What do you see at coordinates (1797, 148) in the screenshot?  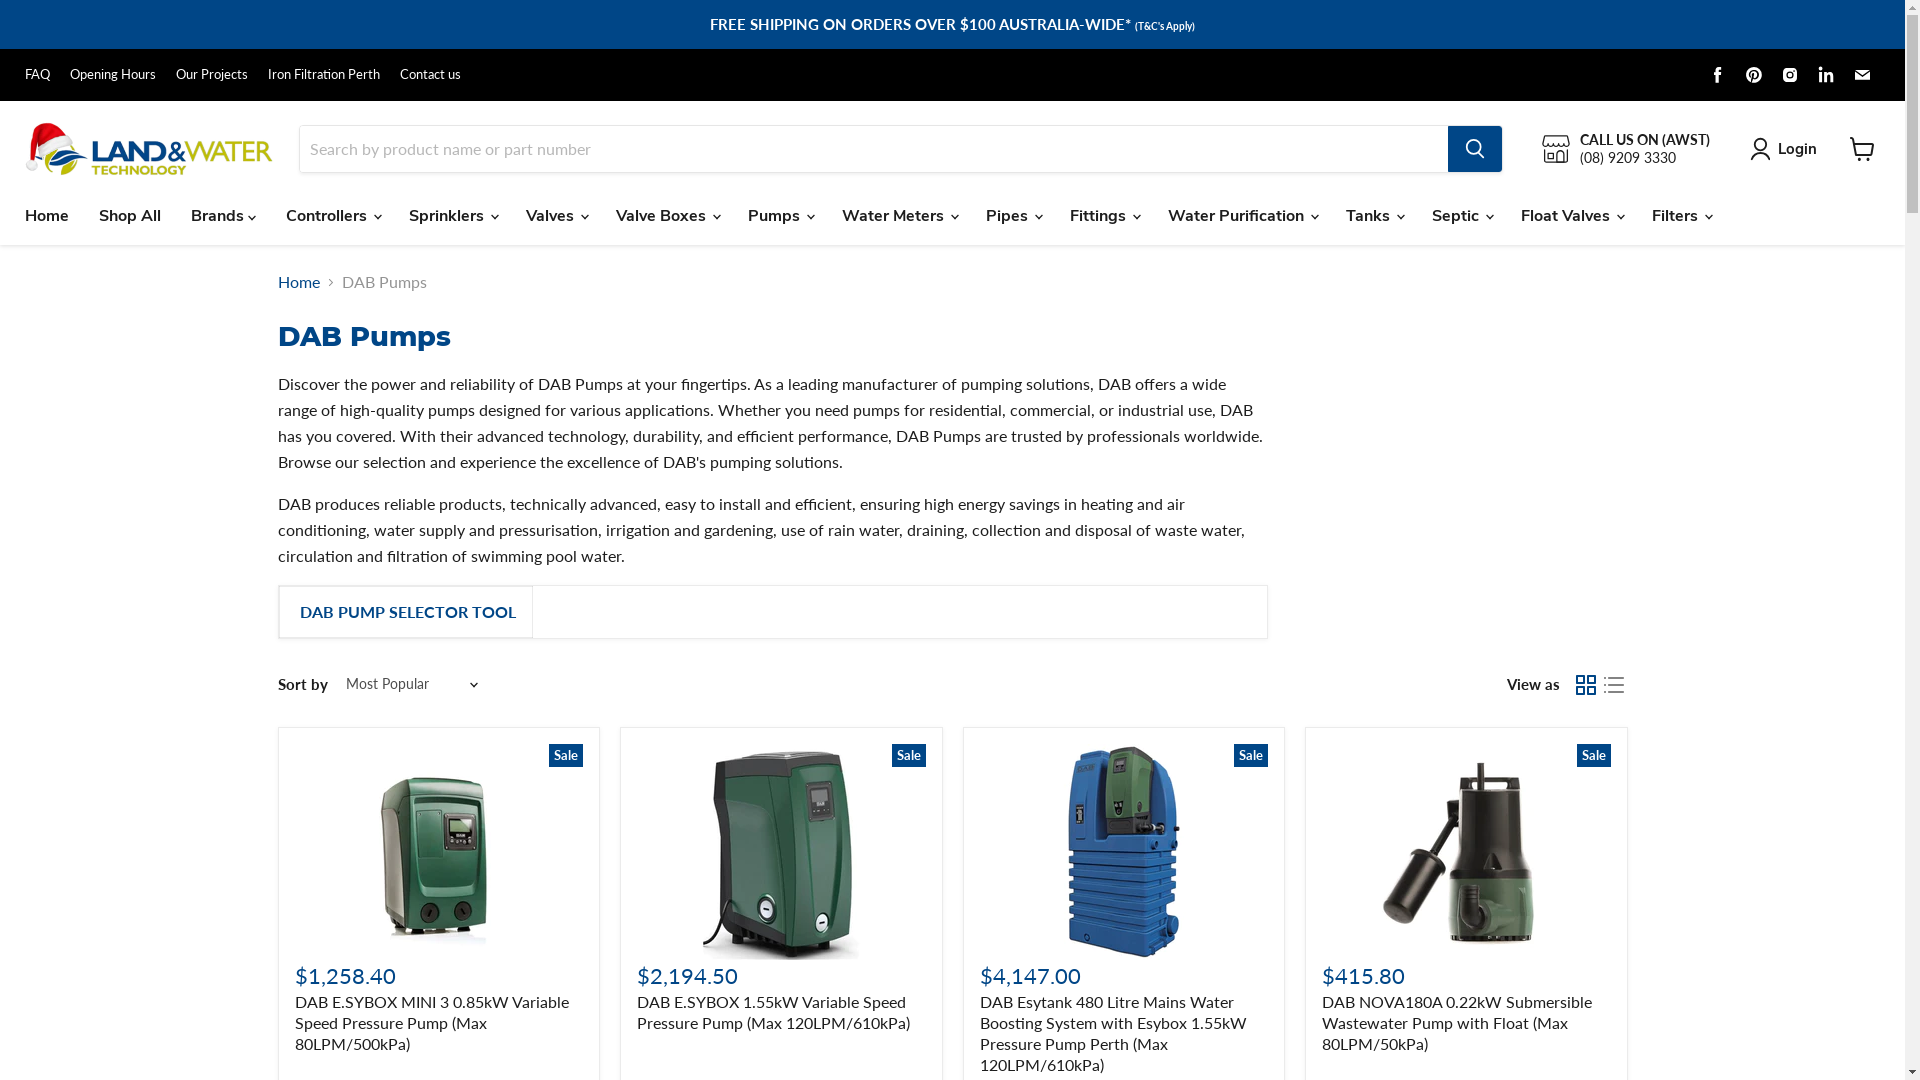 I see `'Login'` at bounding box center [1797, 148].